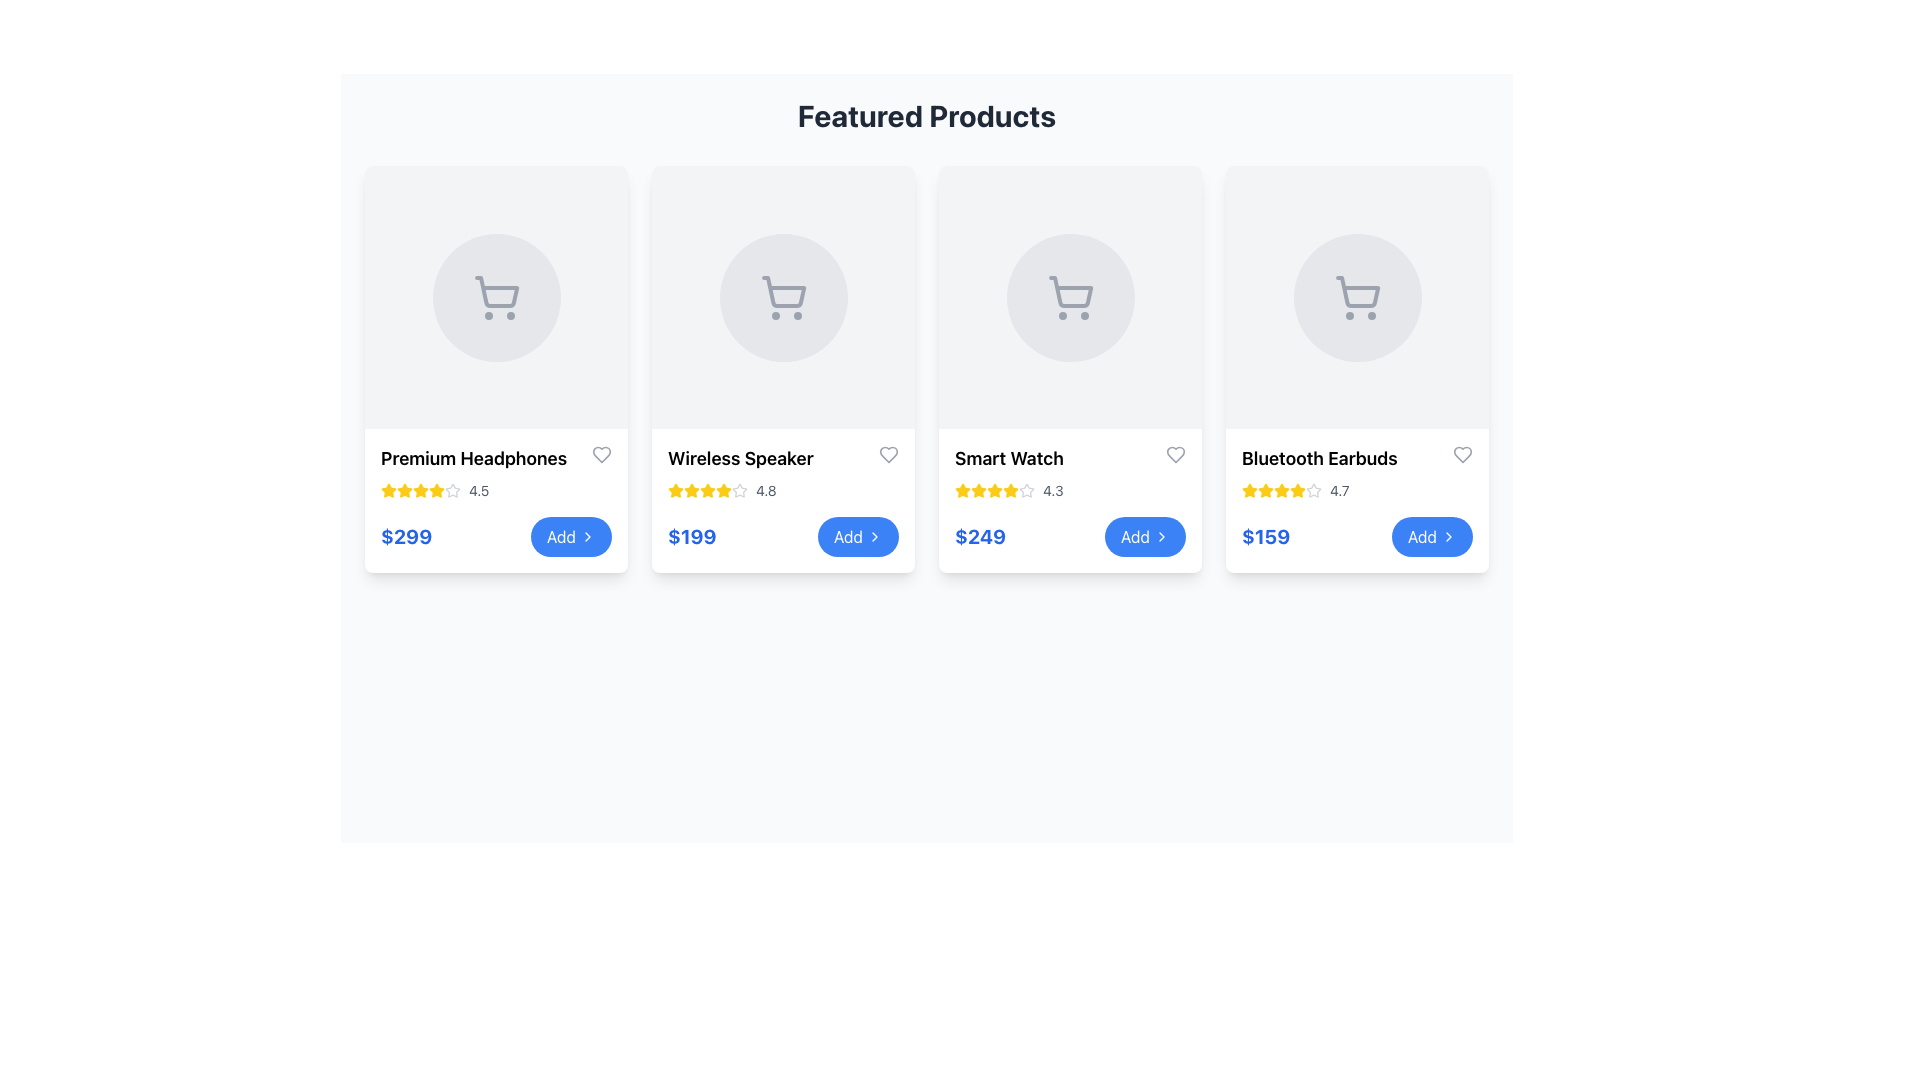  I want to click on the yellow star icon representing the first star in the rating system under the product title 'Premium Headphones' in the 'Featured Products' section, so click(388, 490).